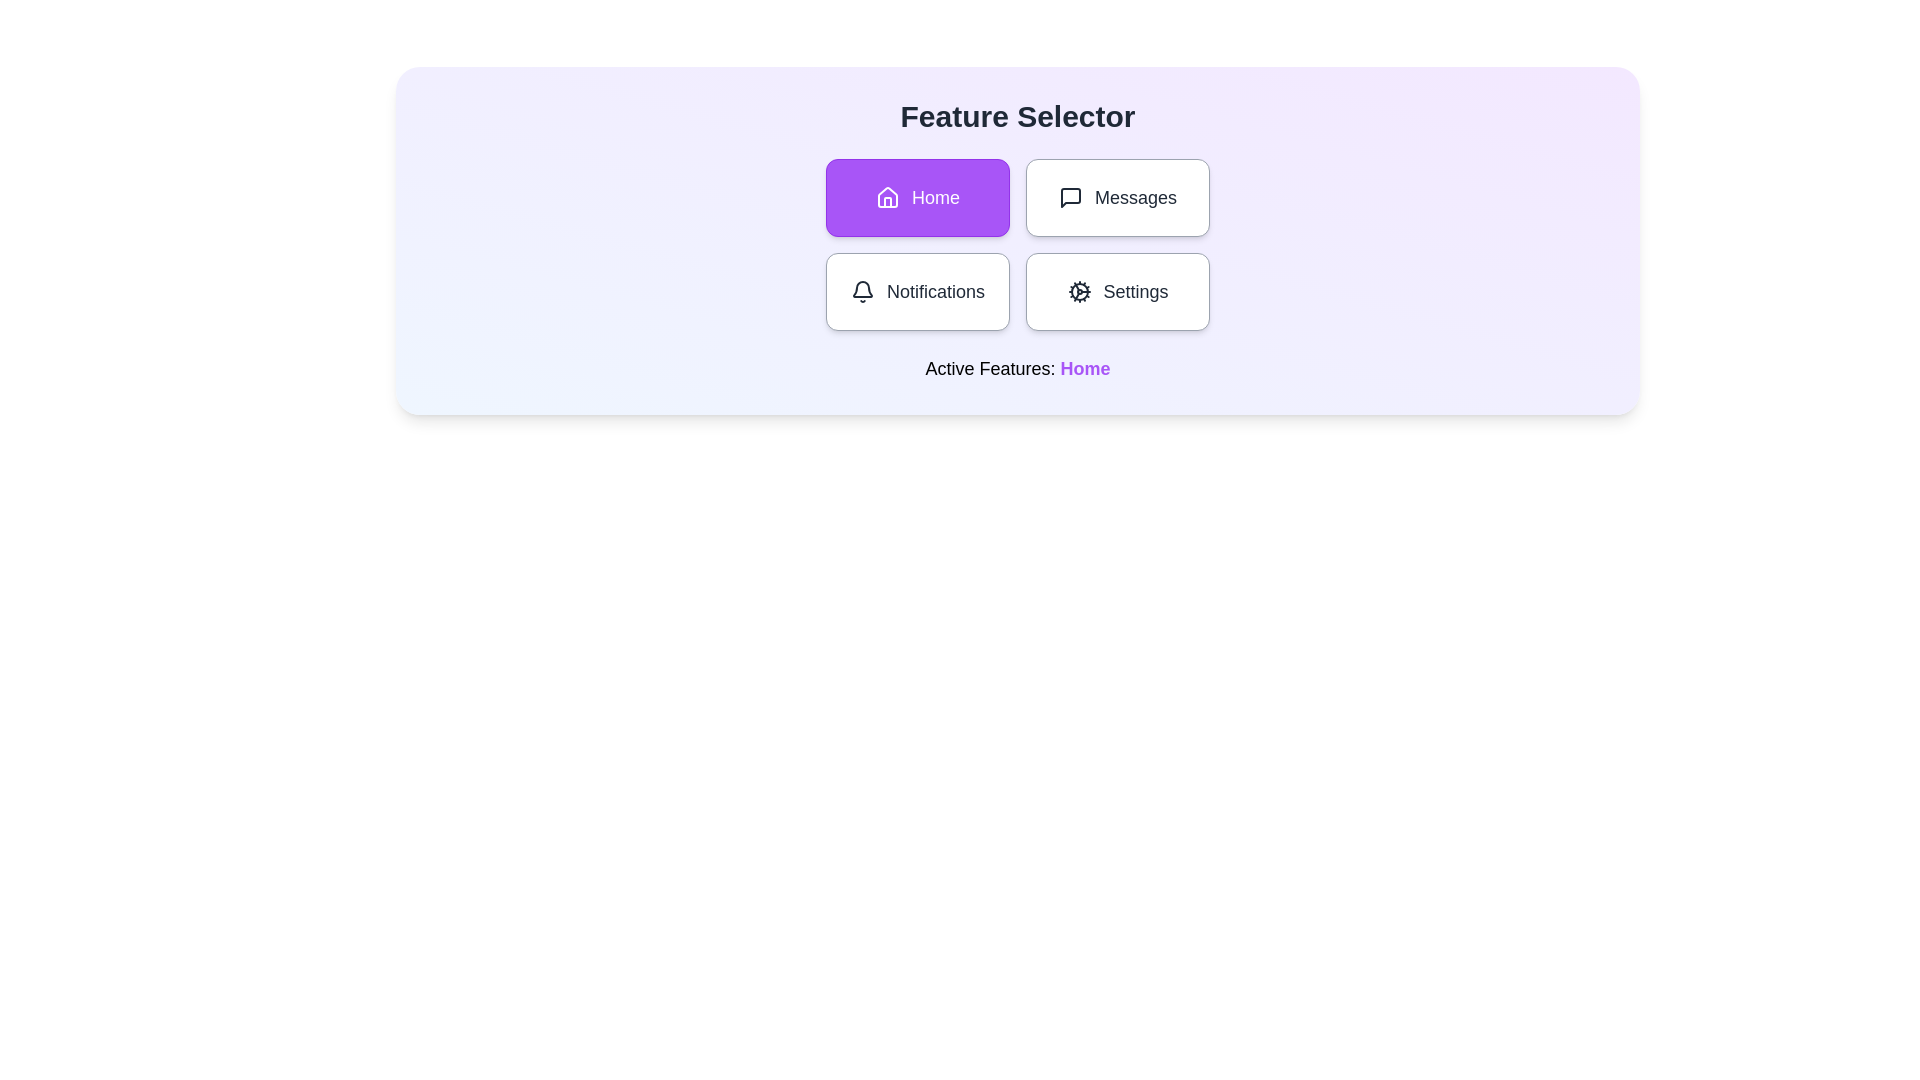 This screenshot has height=1080, width=1920. I want to click on the bell-shaped notification icon located at the bottom-left corner of the 'Notifications' button, which serves as a visual cue for alerts, so click(863, 289).